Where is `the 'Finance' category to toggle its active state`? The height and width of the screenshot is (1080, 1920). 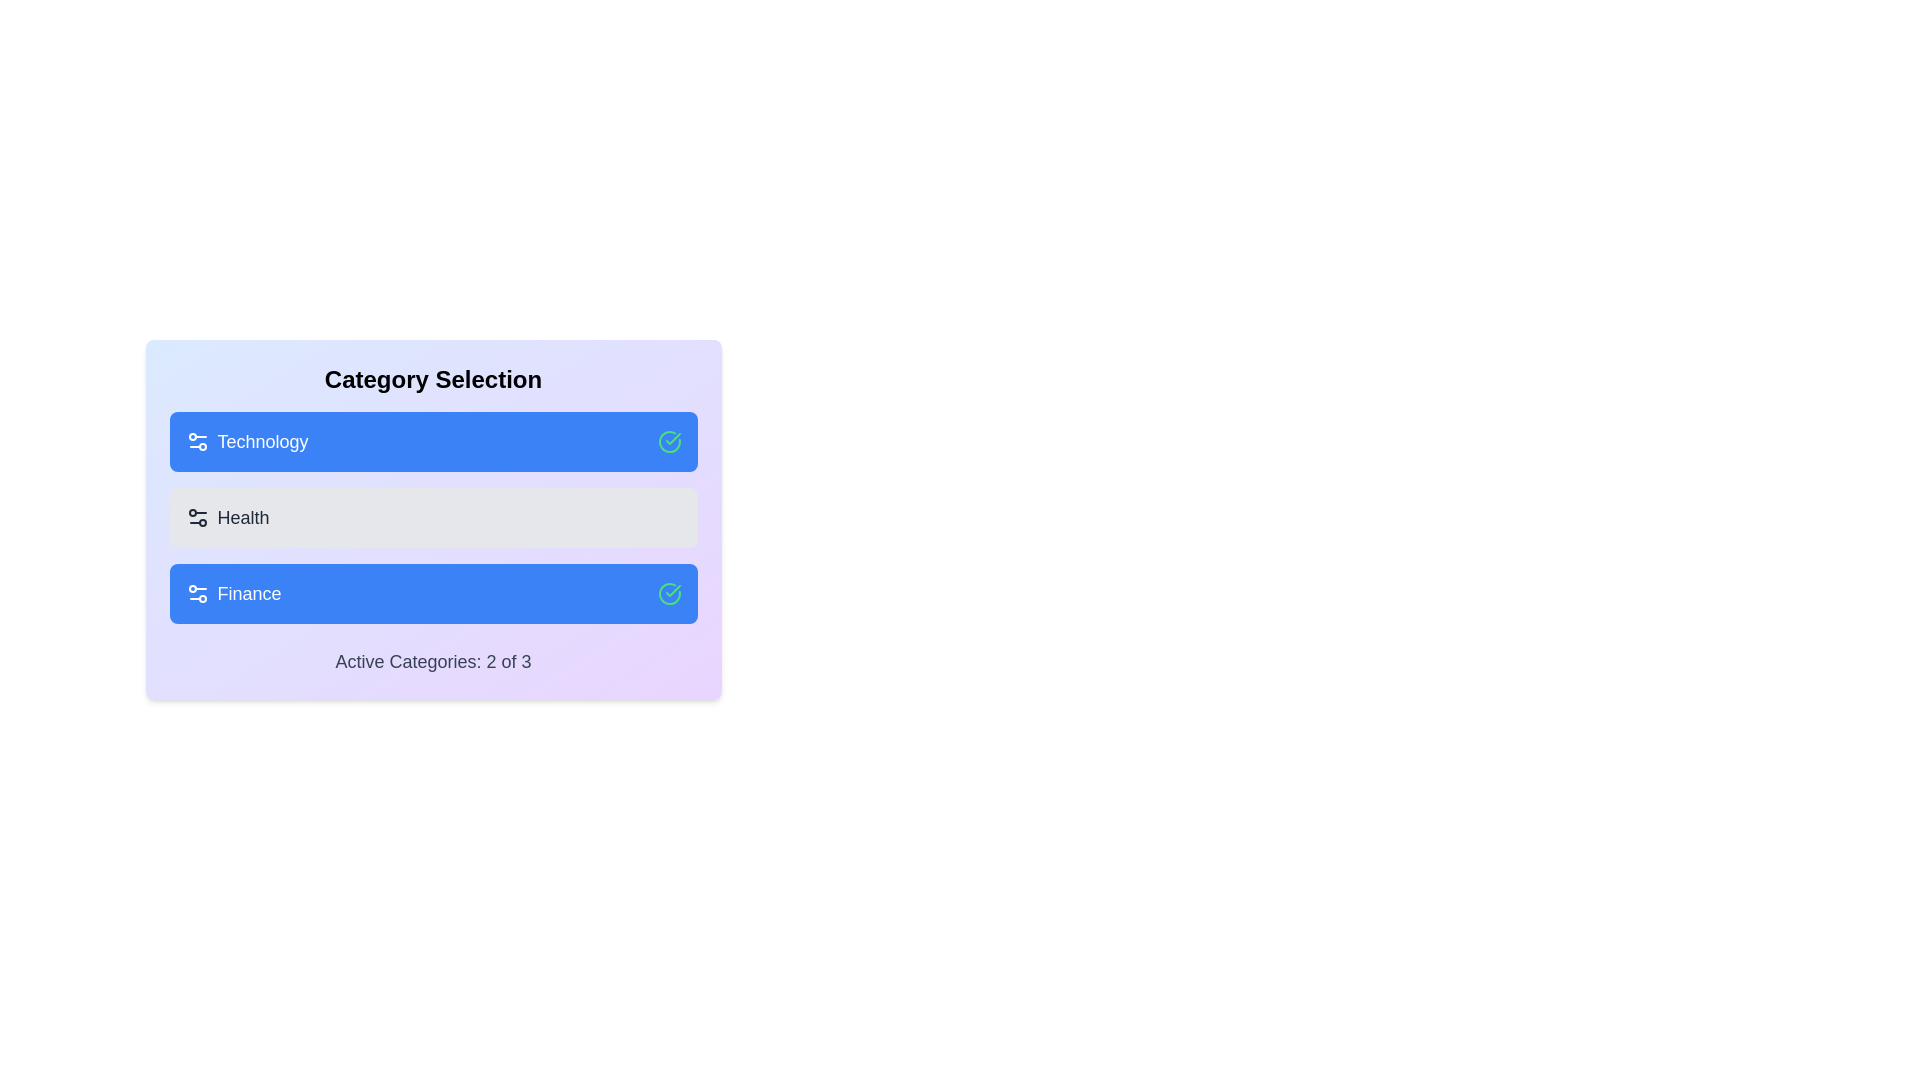
the 'Finance' category to toggle its active state is located at coordinates (432, 593).